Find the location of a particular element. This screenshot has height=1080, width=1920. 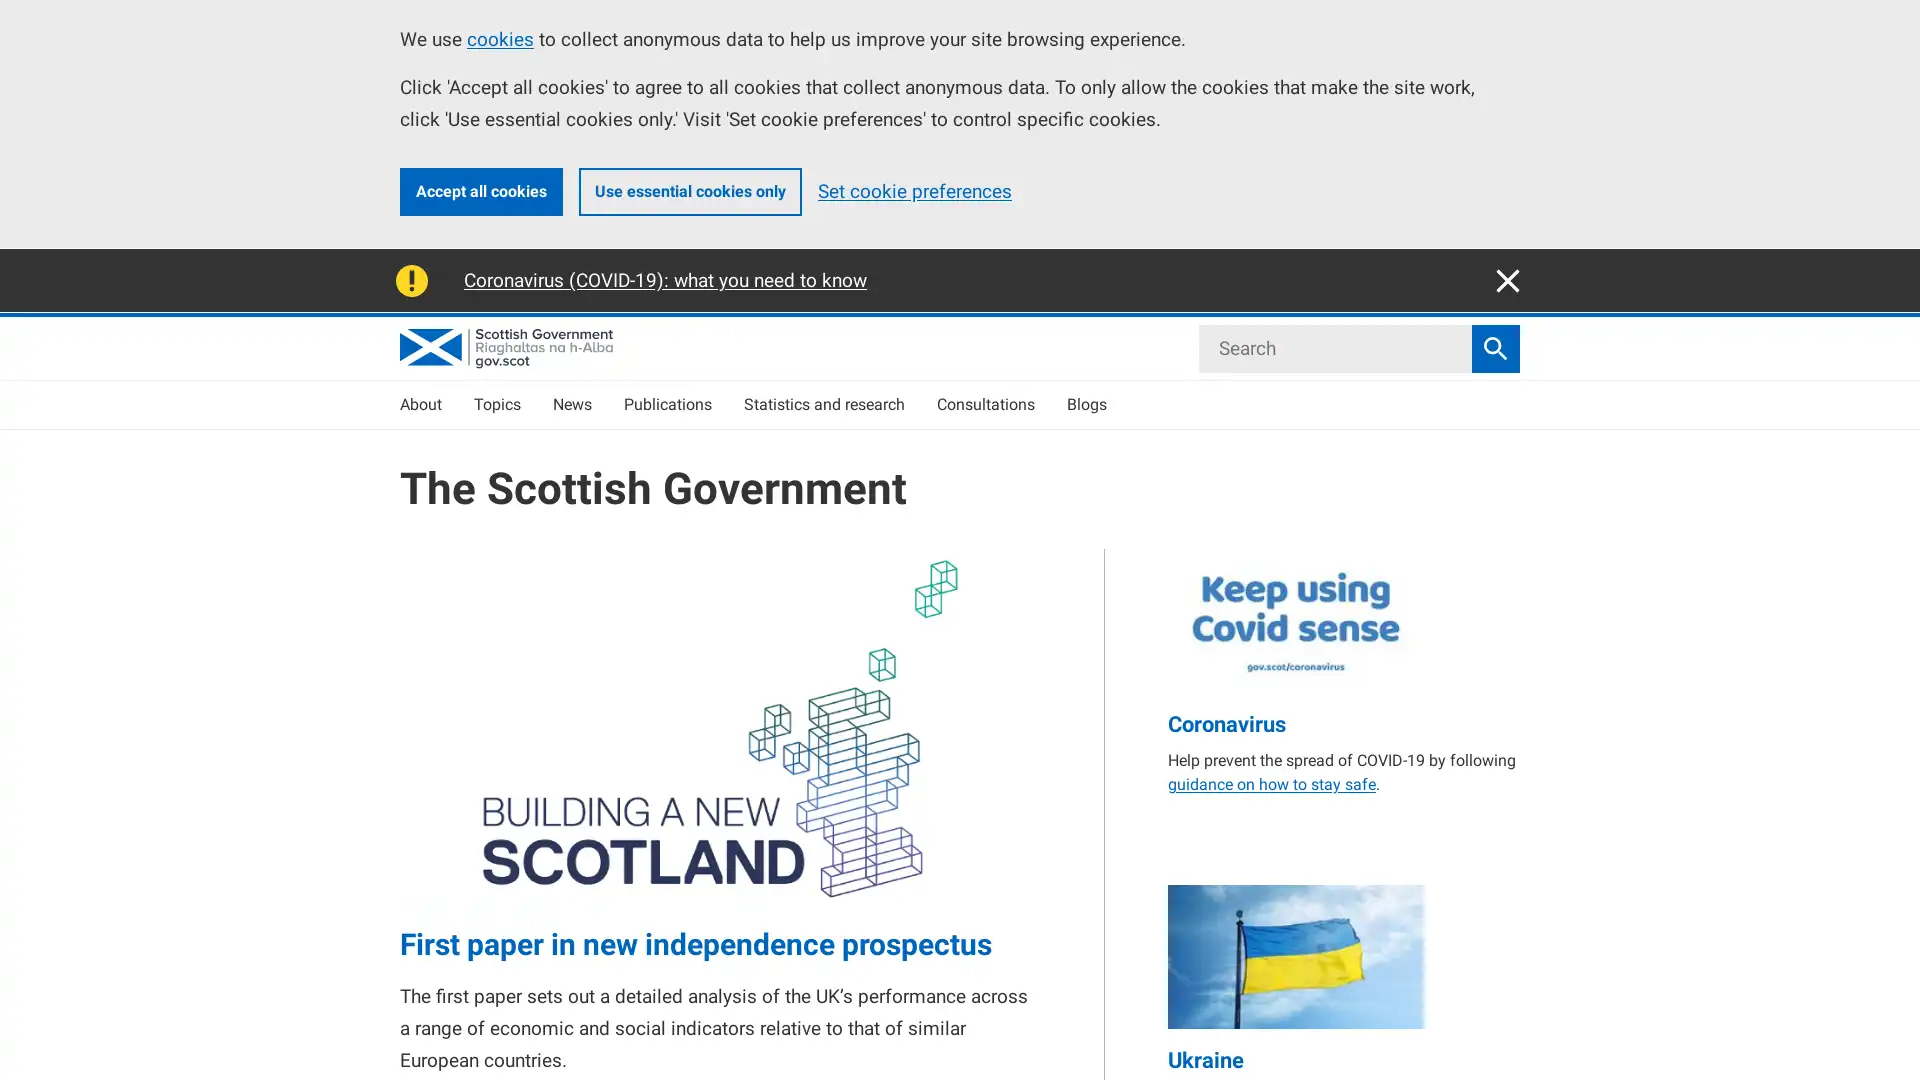

Accept all cookies is located at coordinates (481, 191).